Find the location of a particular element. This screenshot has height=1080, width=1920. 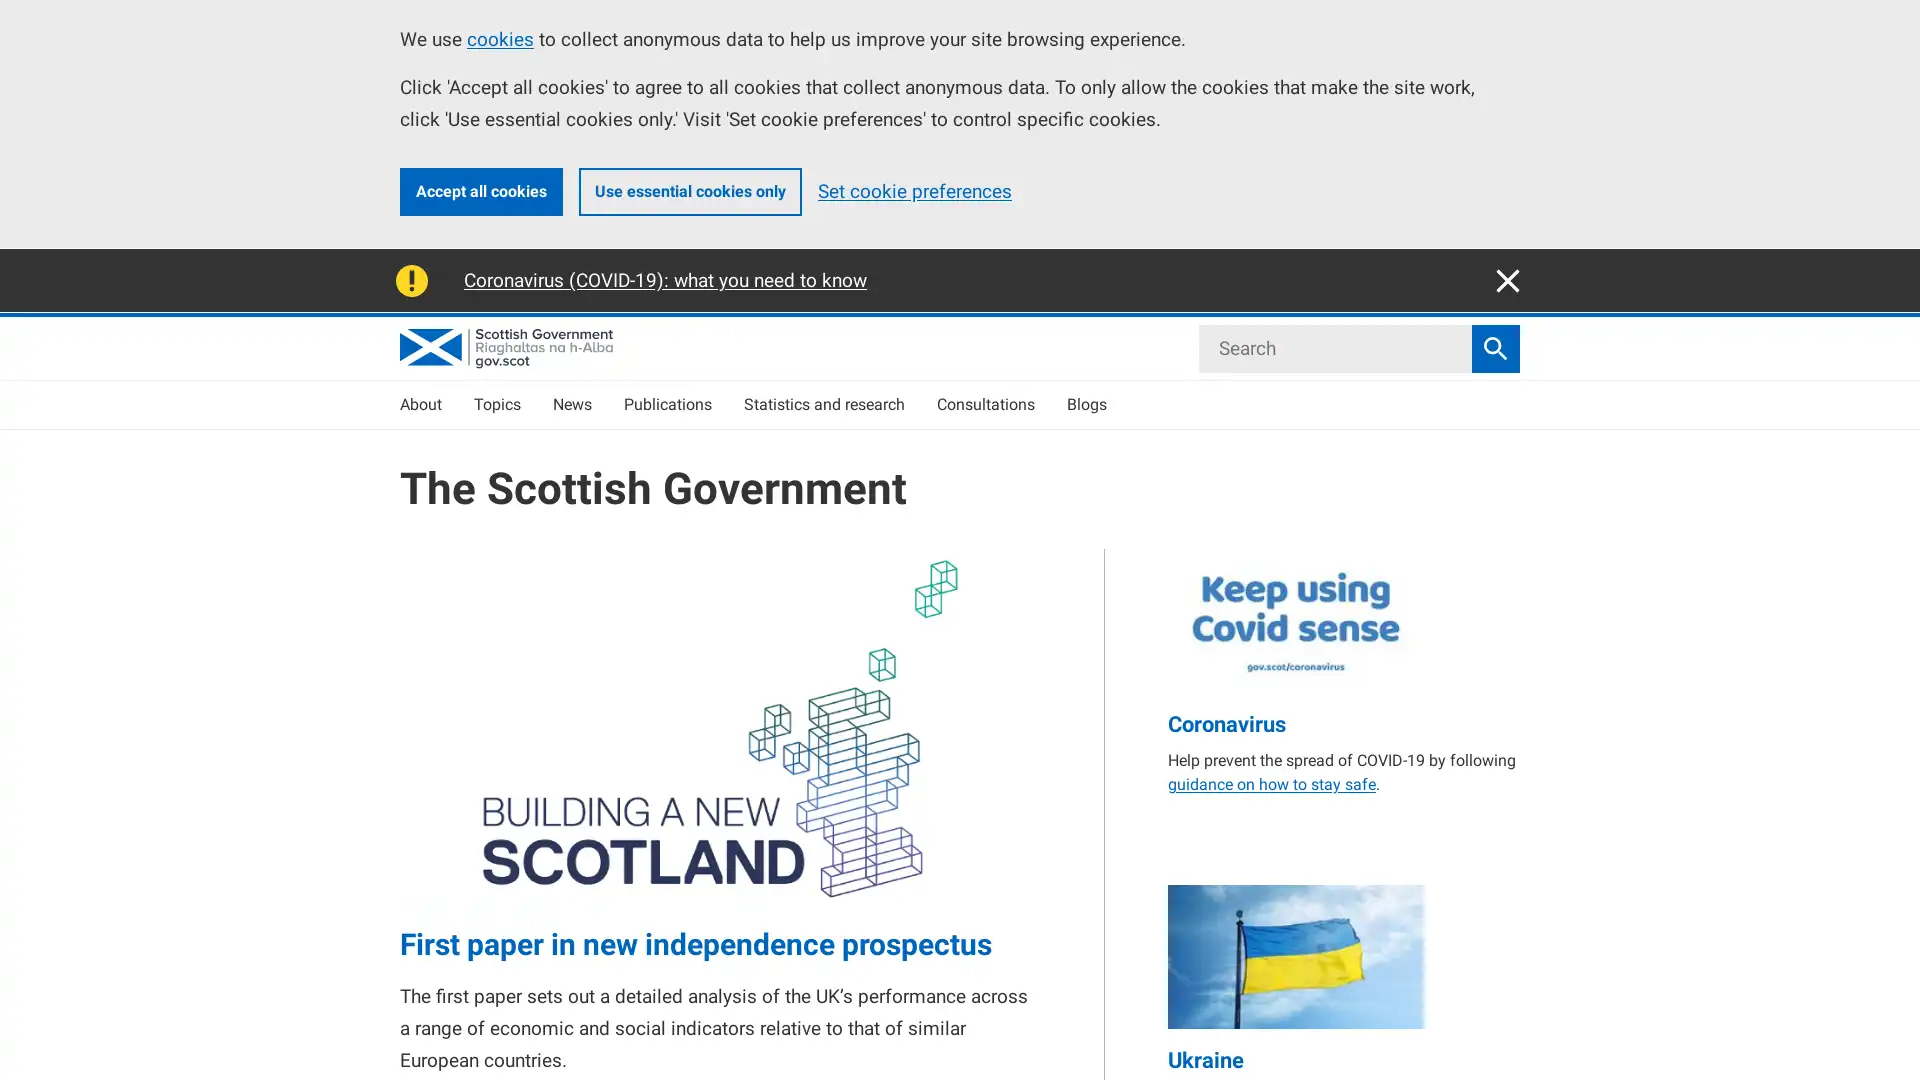

Accept all cookies is located at coordinates (481, 191).